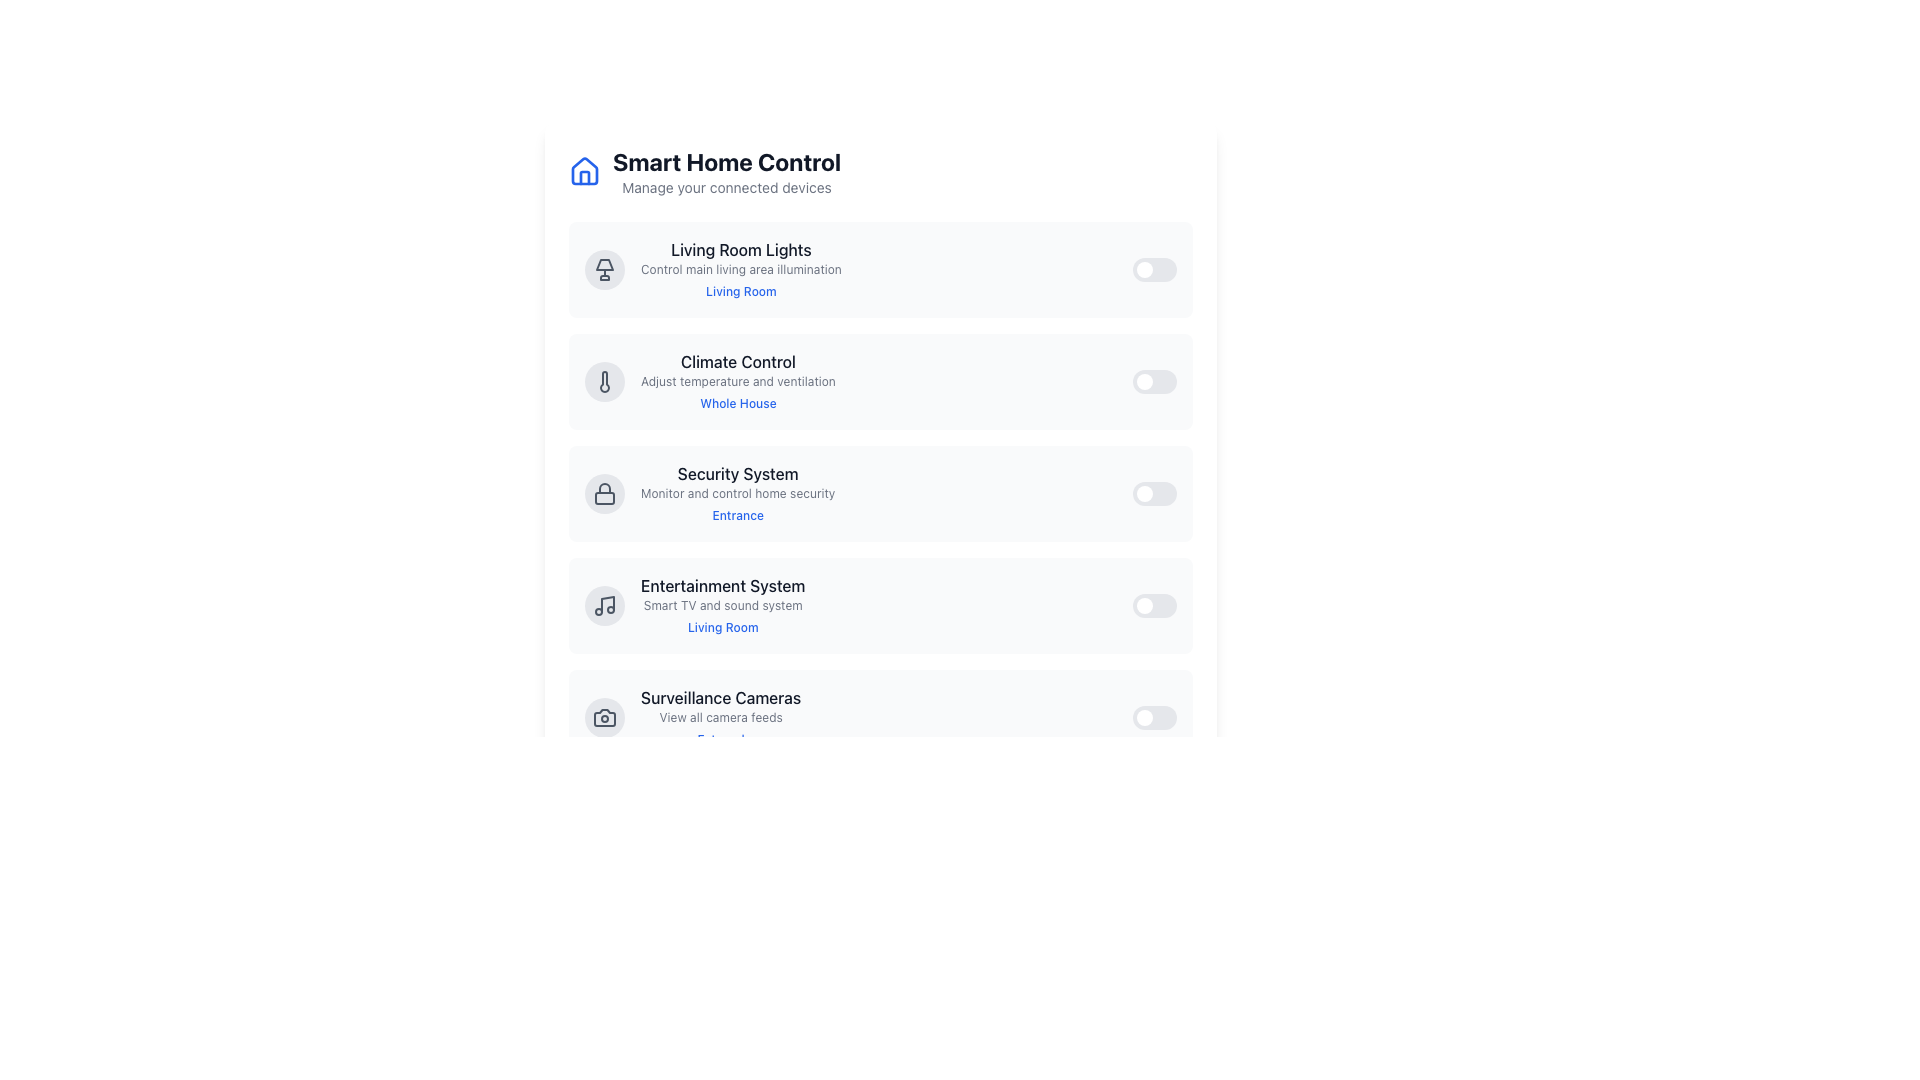 This screenshot has height=1080, width=1920. Describe the element at coordinates (584, 169) in the screenshot. I see `the house-shaped icon located at the top left corner of the interface, adjacent to 'Smart Home Control'` at that location.